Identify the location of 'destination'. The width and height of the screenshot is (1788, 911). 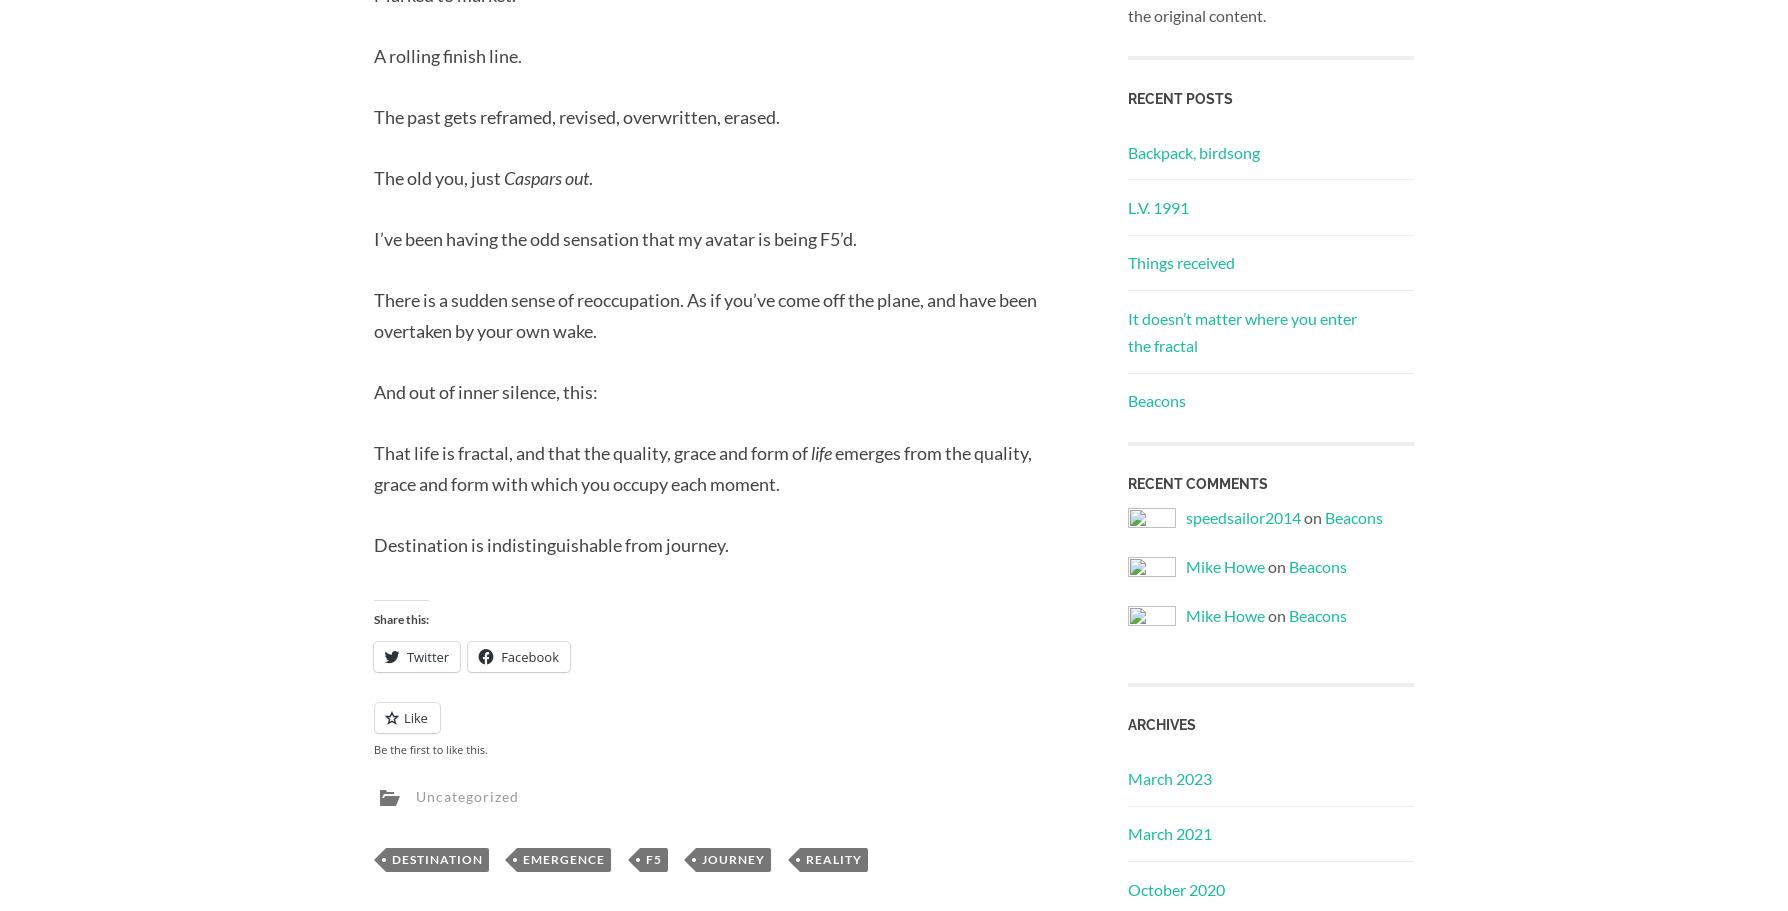
(436, 859).